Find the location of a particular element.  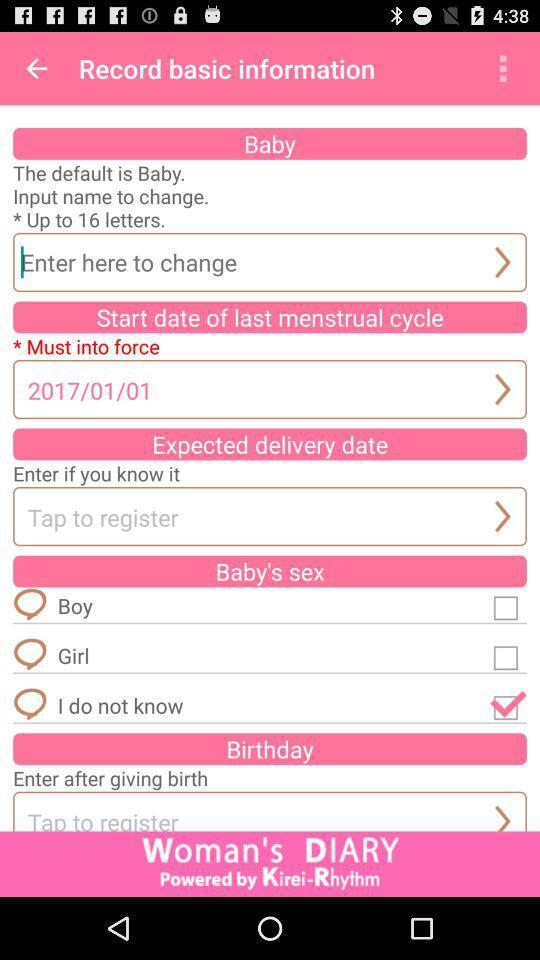

icon to the left of record basic information item is located at coordinates (36, 68).